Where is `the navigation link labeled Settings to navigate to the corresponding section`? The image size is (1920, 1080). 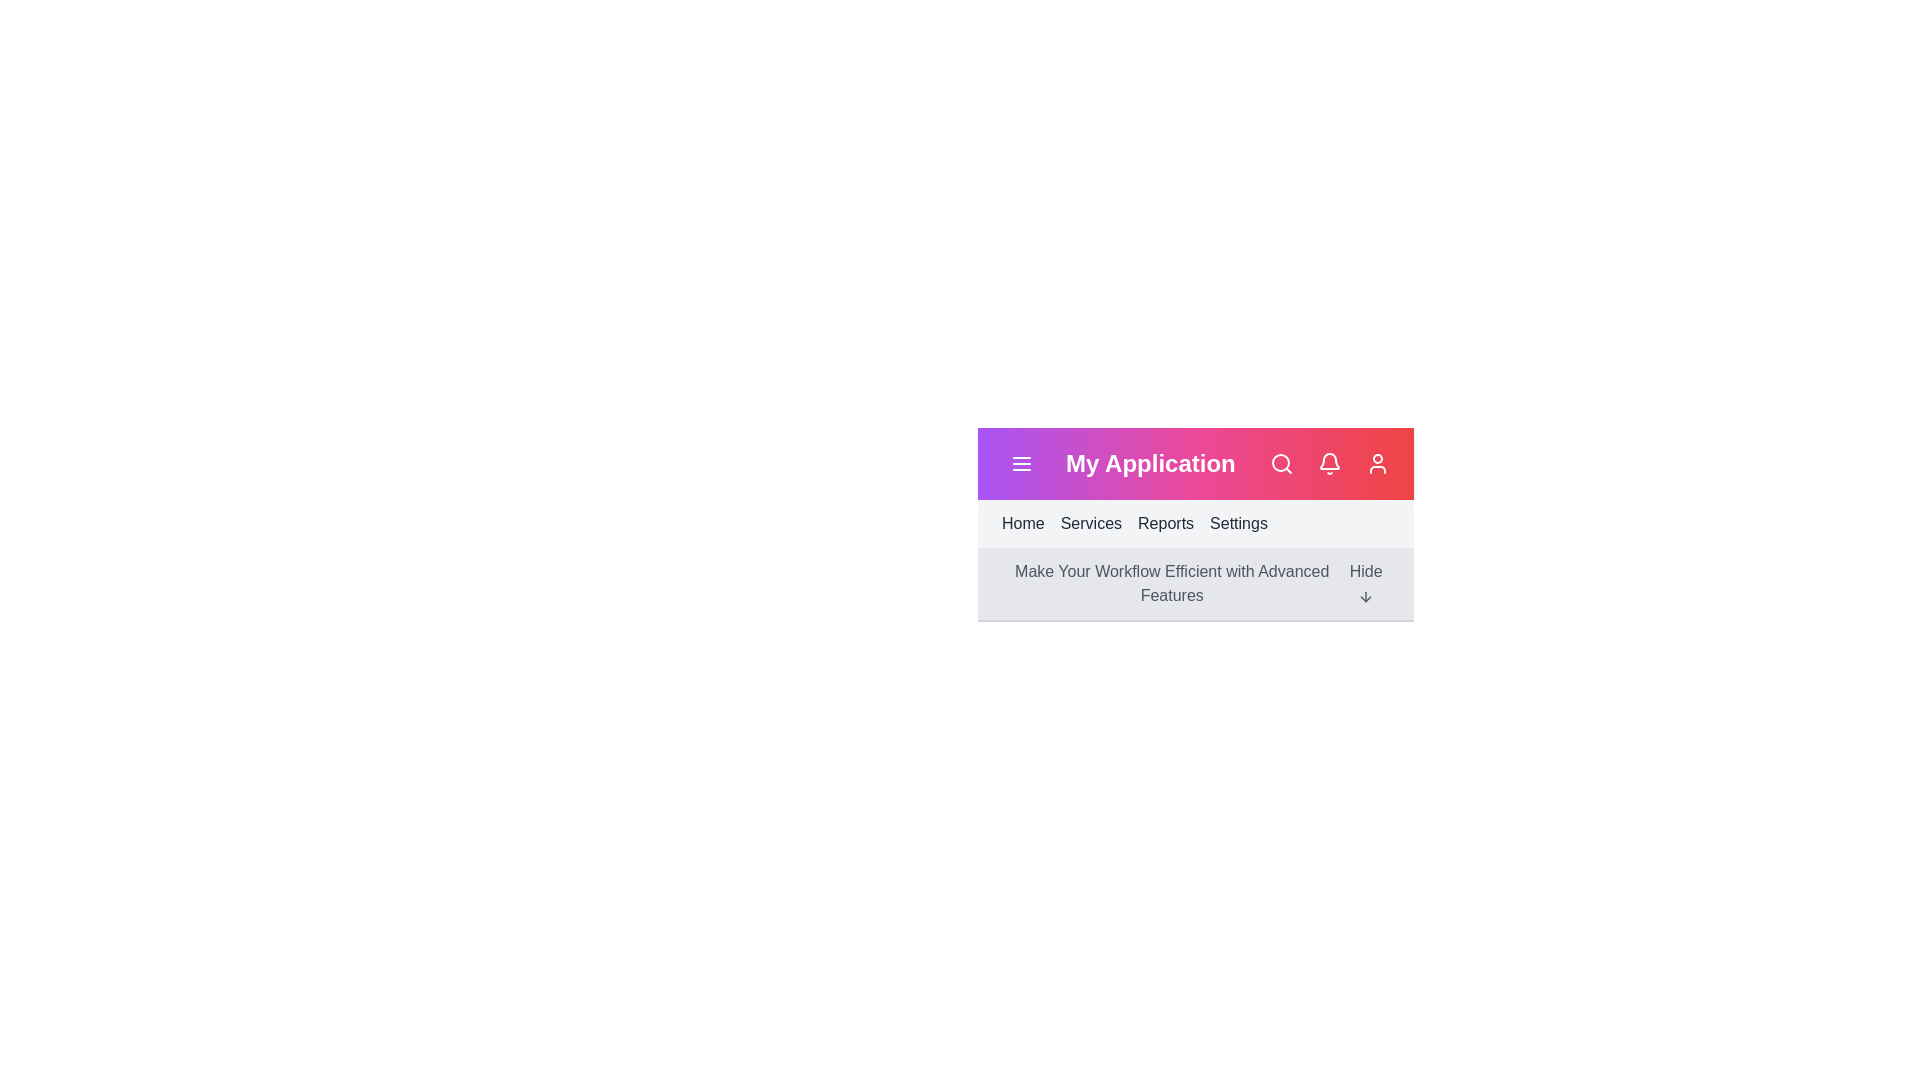
the navigation link labeled Settings to navigate to the corresponding section is located at coordinates (1237, 523).